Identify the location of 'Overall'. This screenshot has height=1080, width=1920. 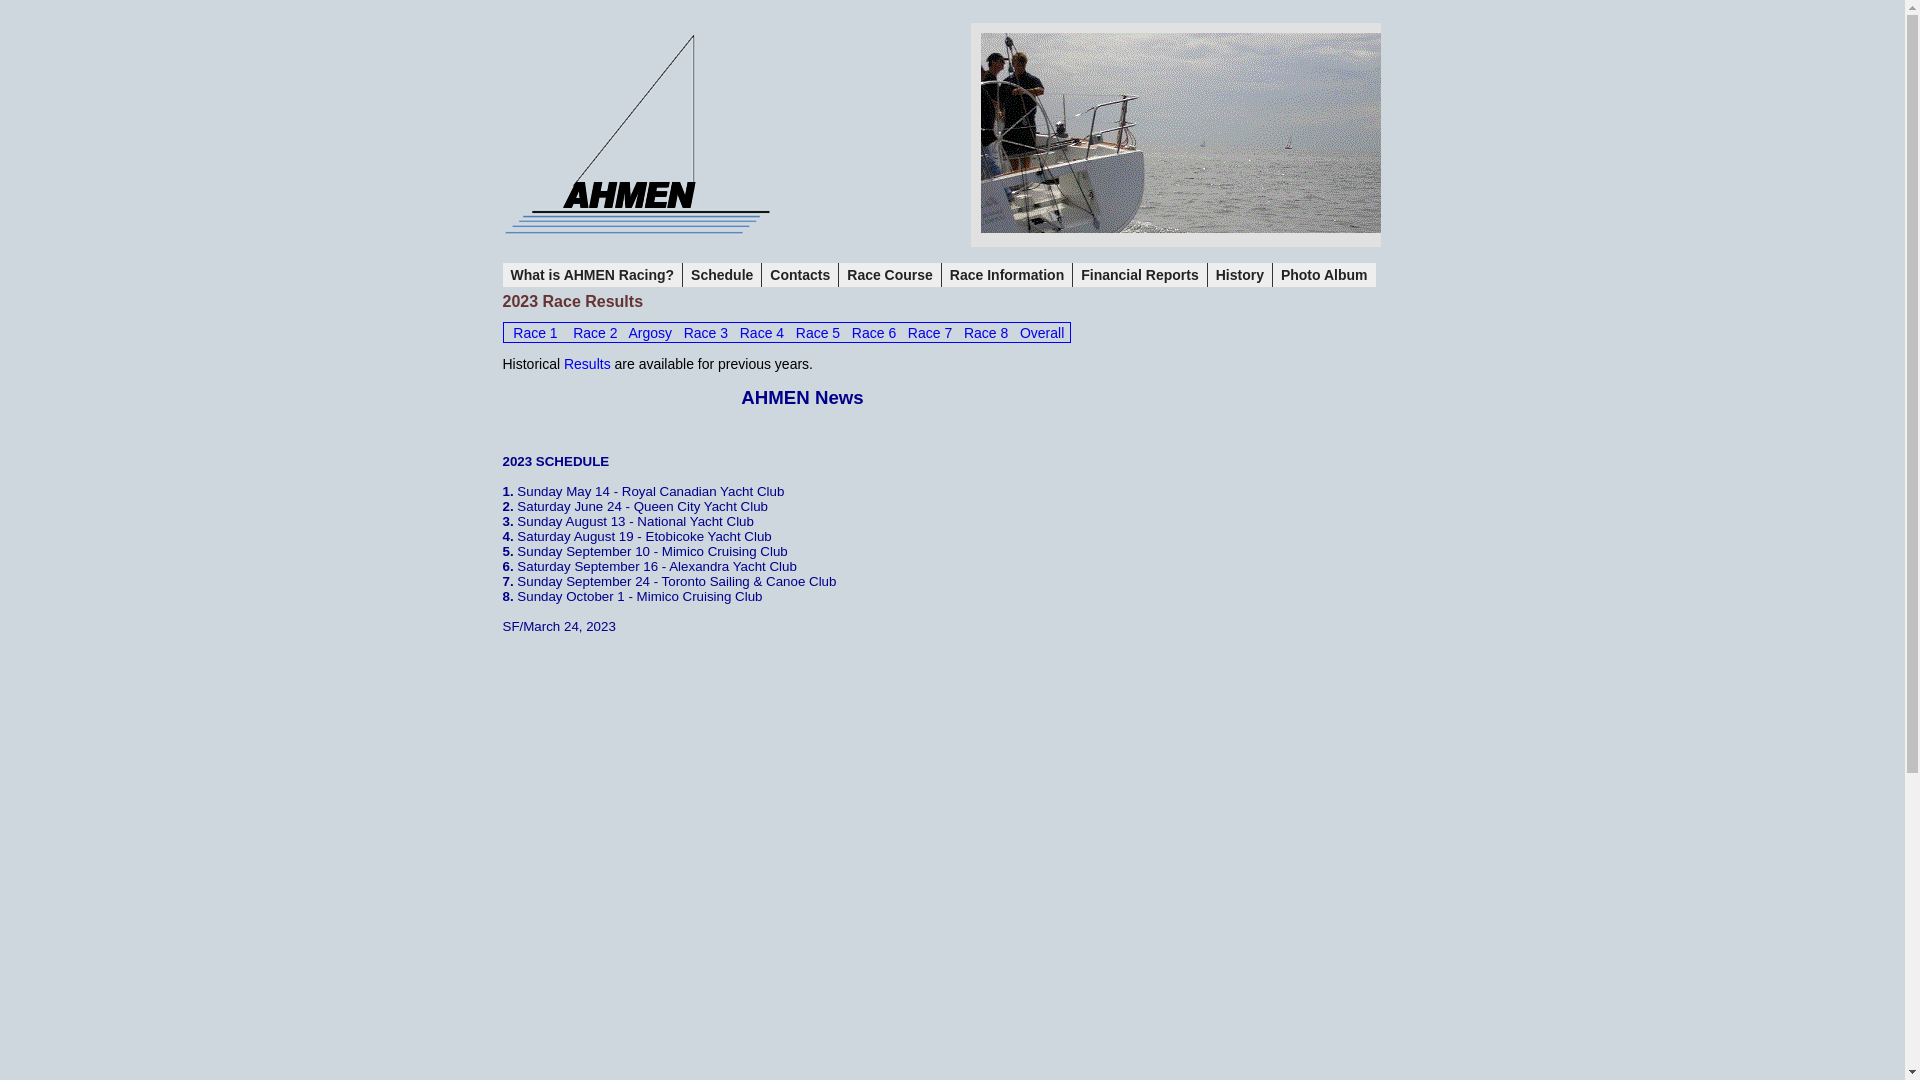
(1040, 331).